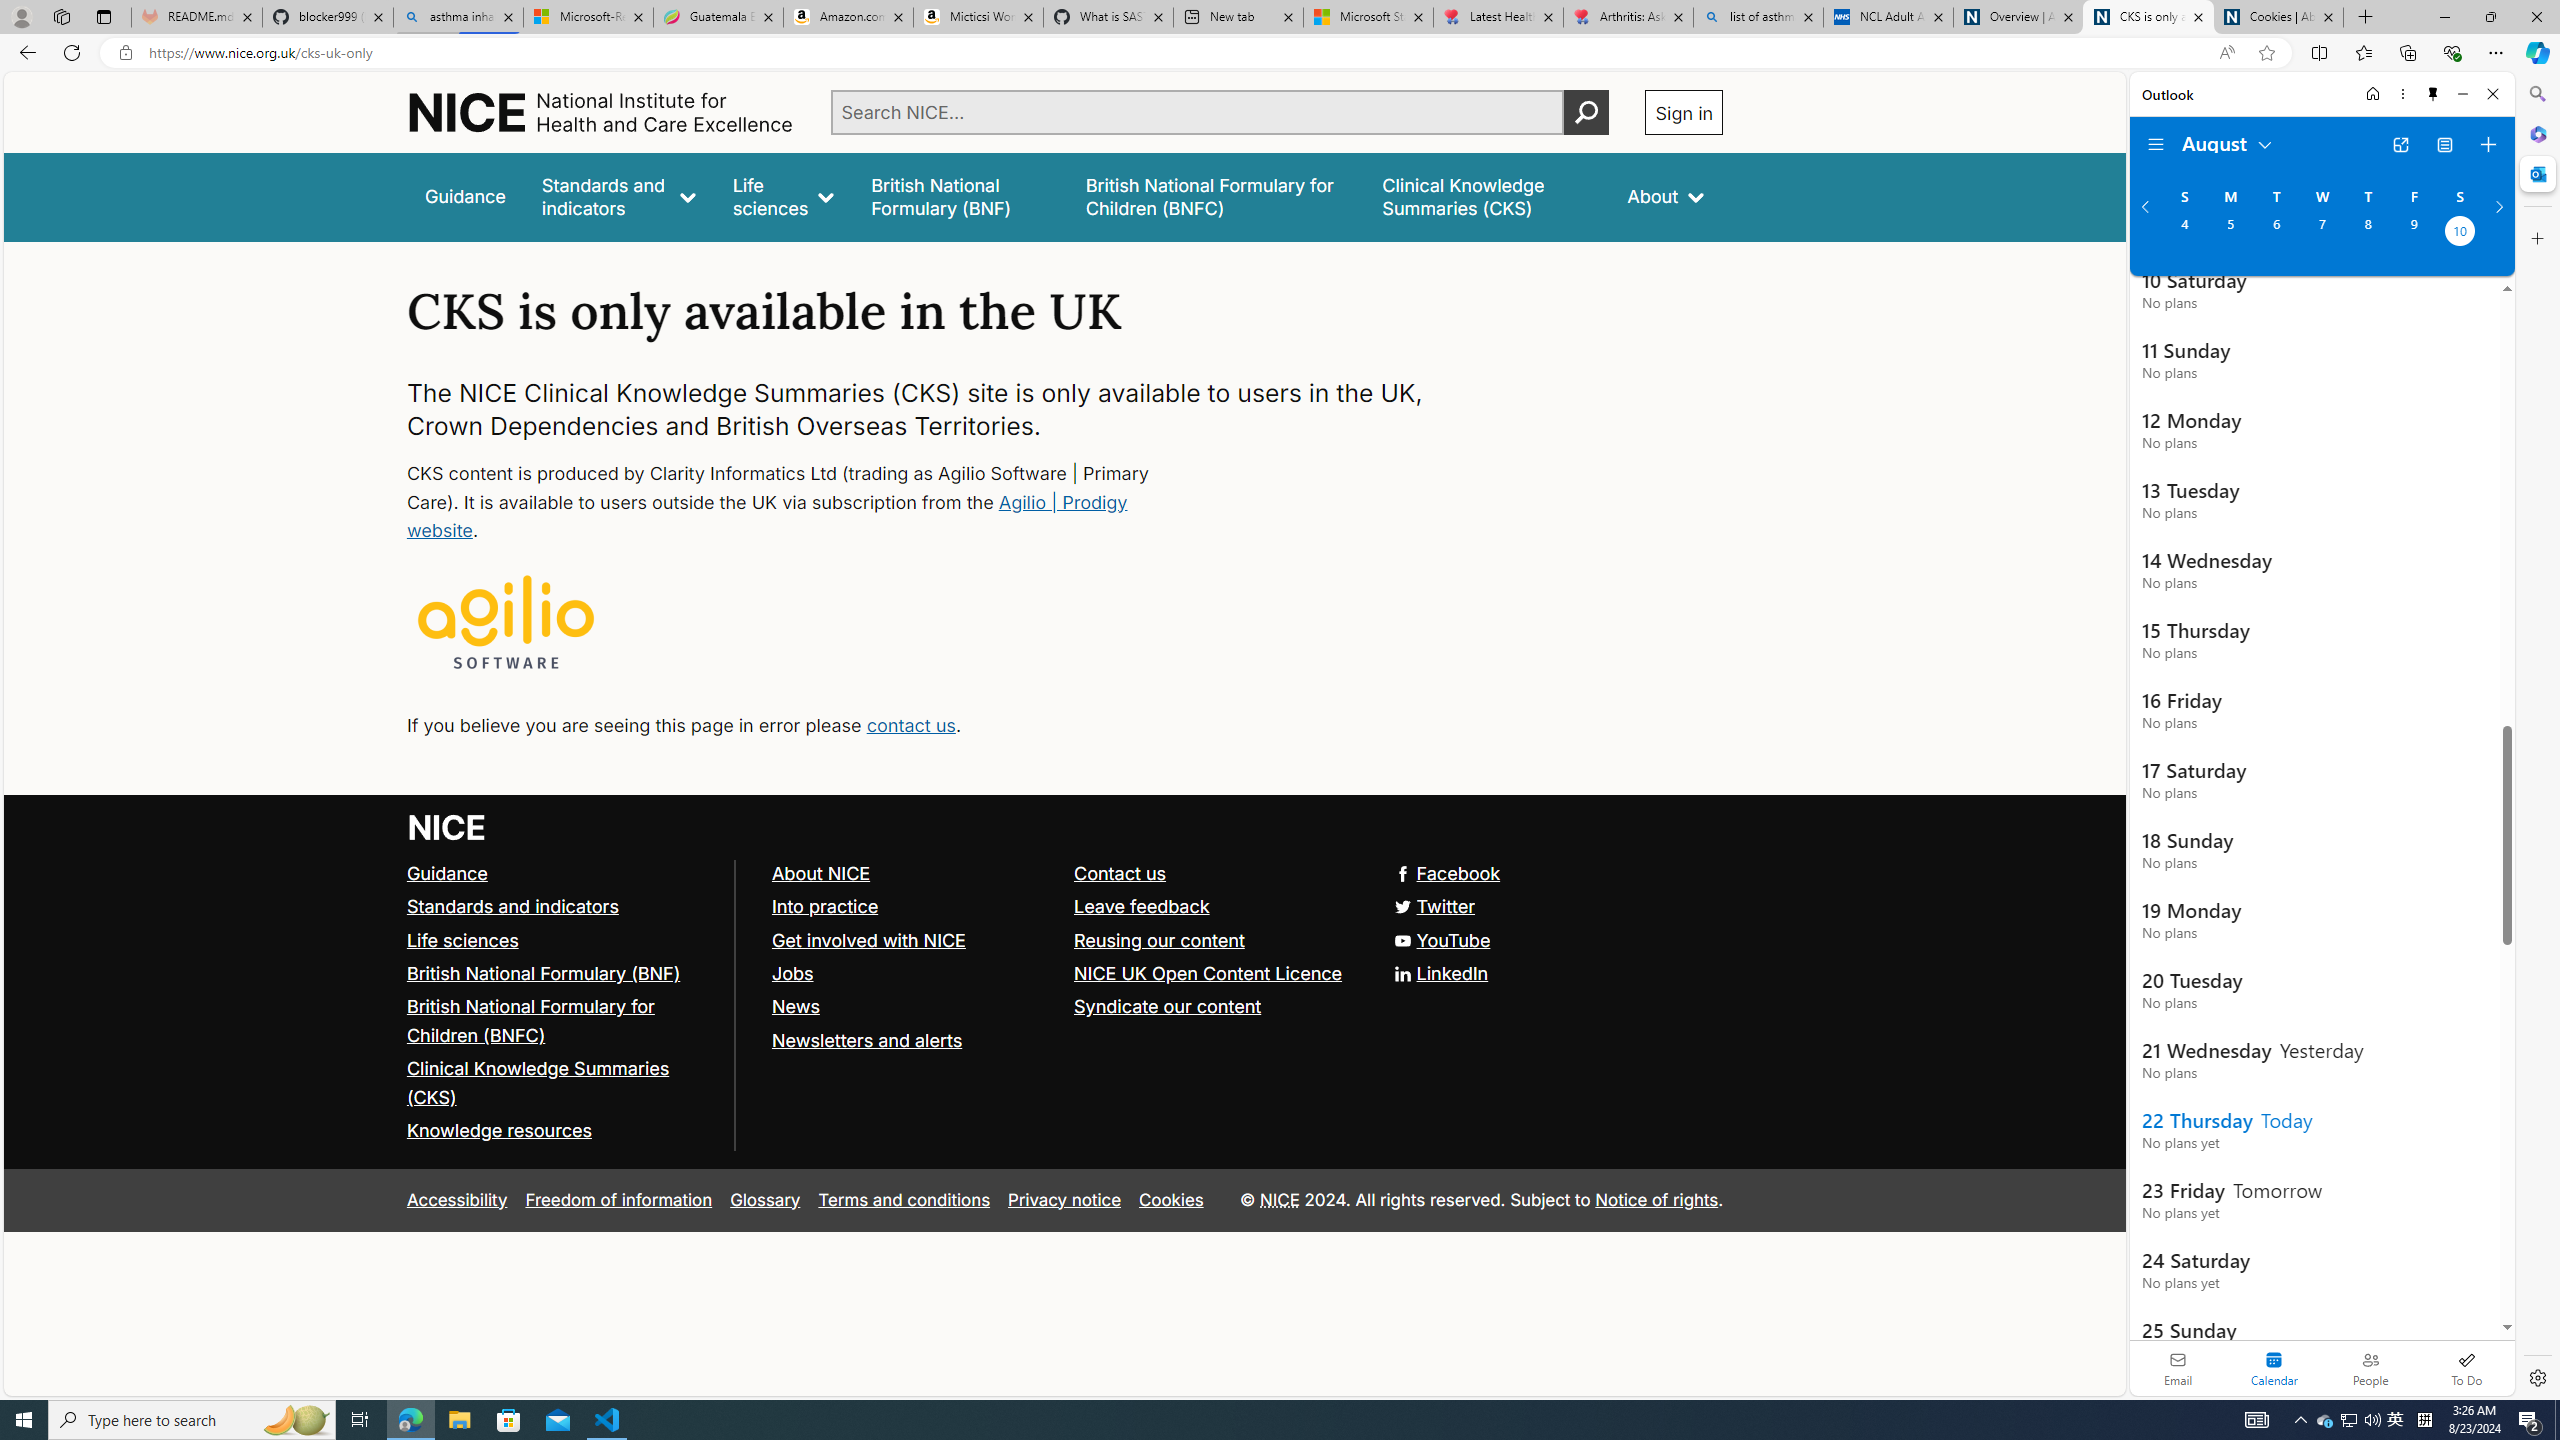 This screenshot has height=1440, width=2560. Describe the element at coordinates (619, 1199) in the screenshot. I see `'Freedom of information'` at that location.